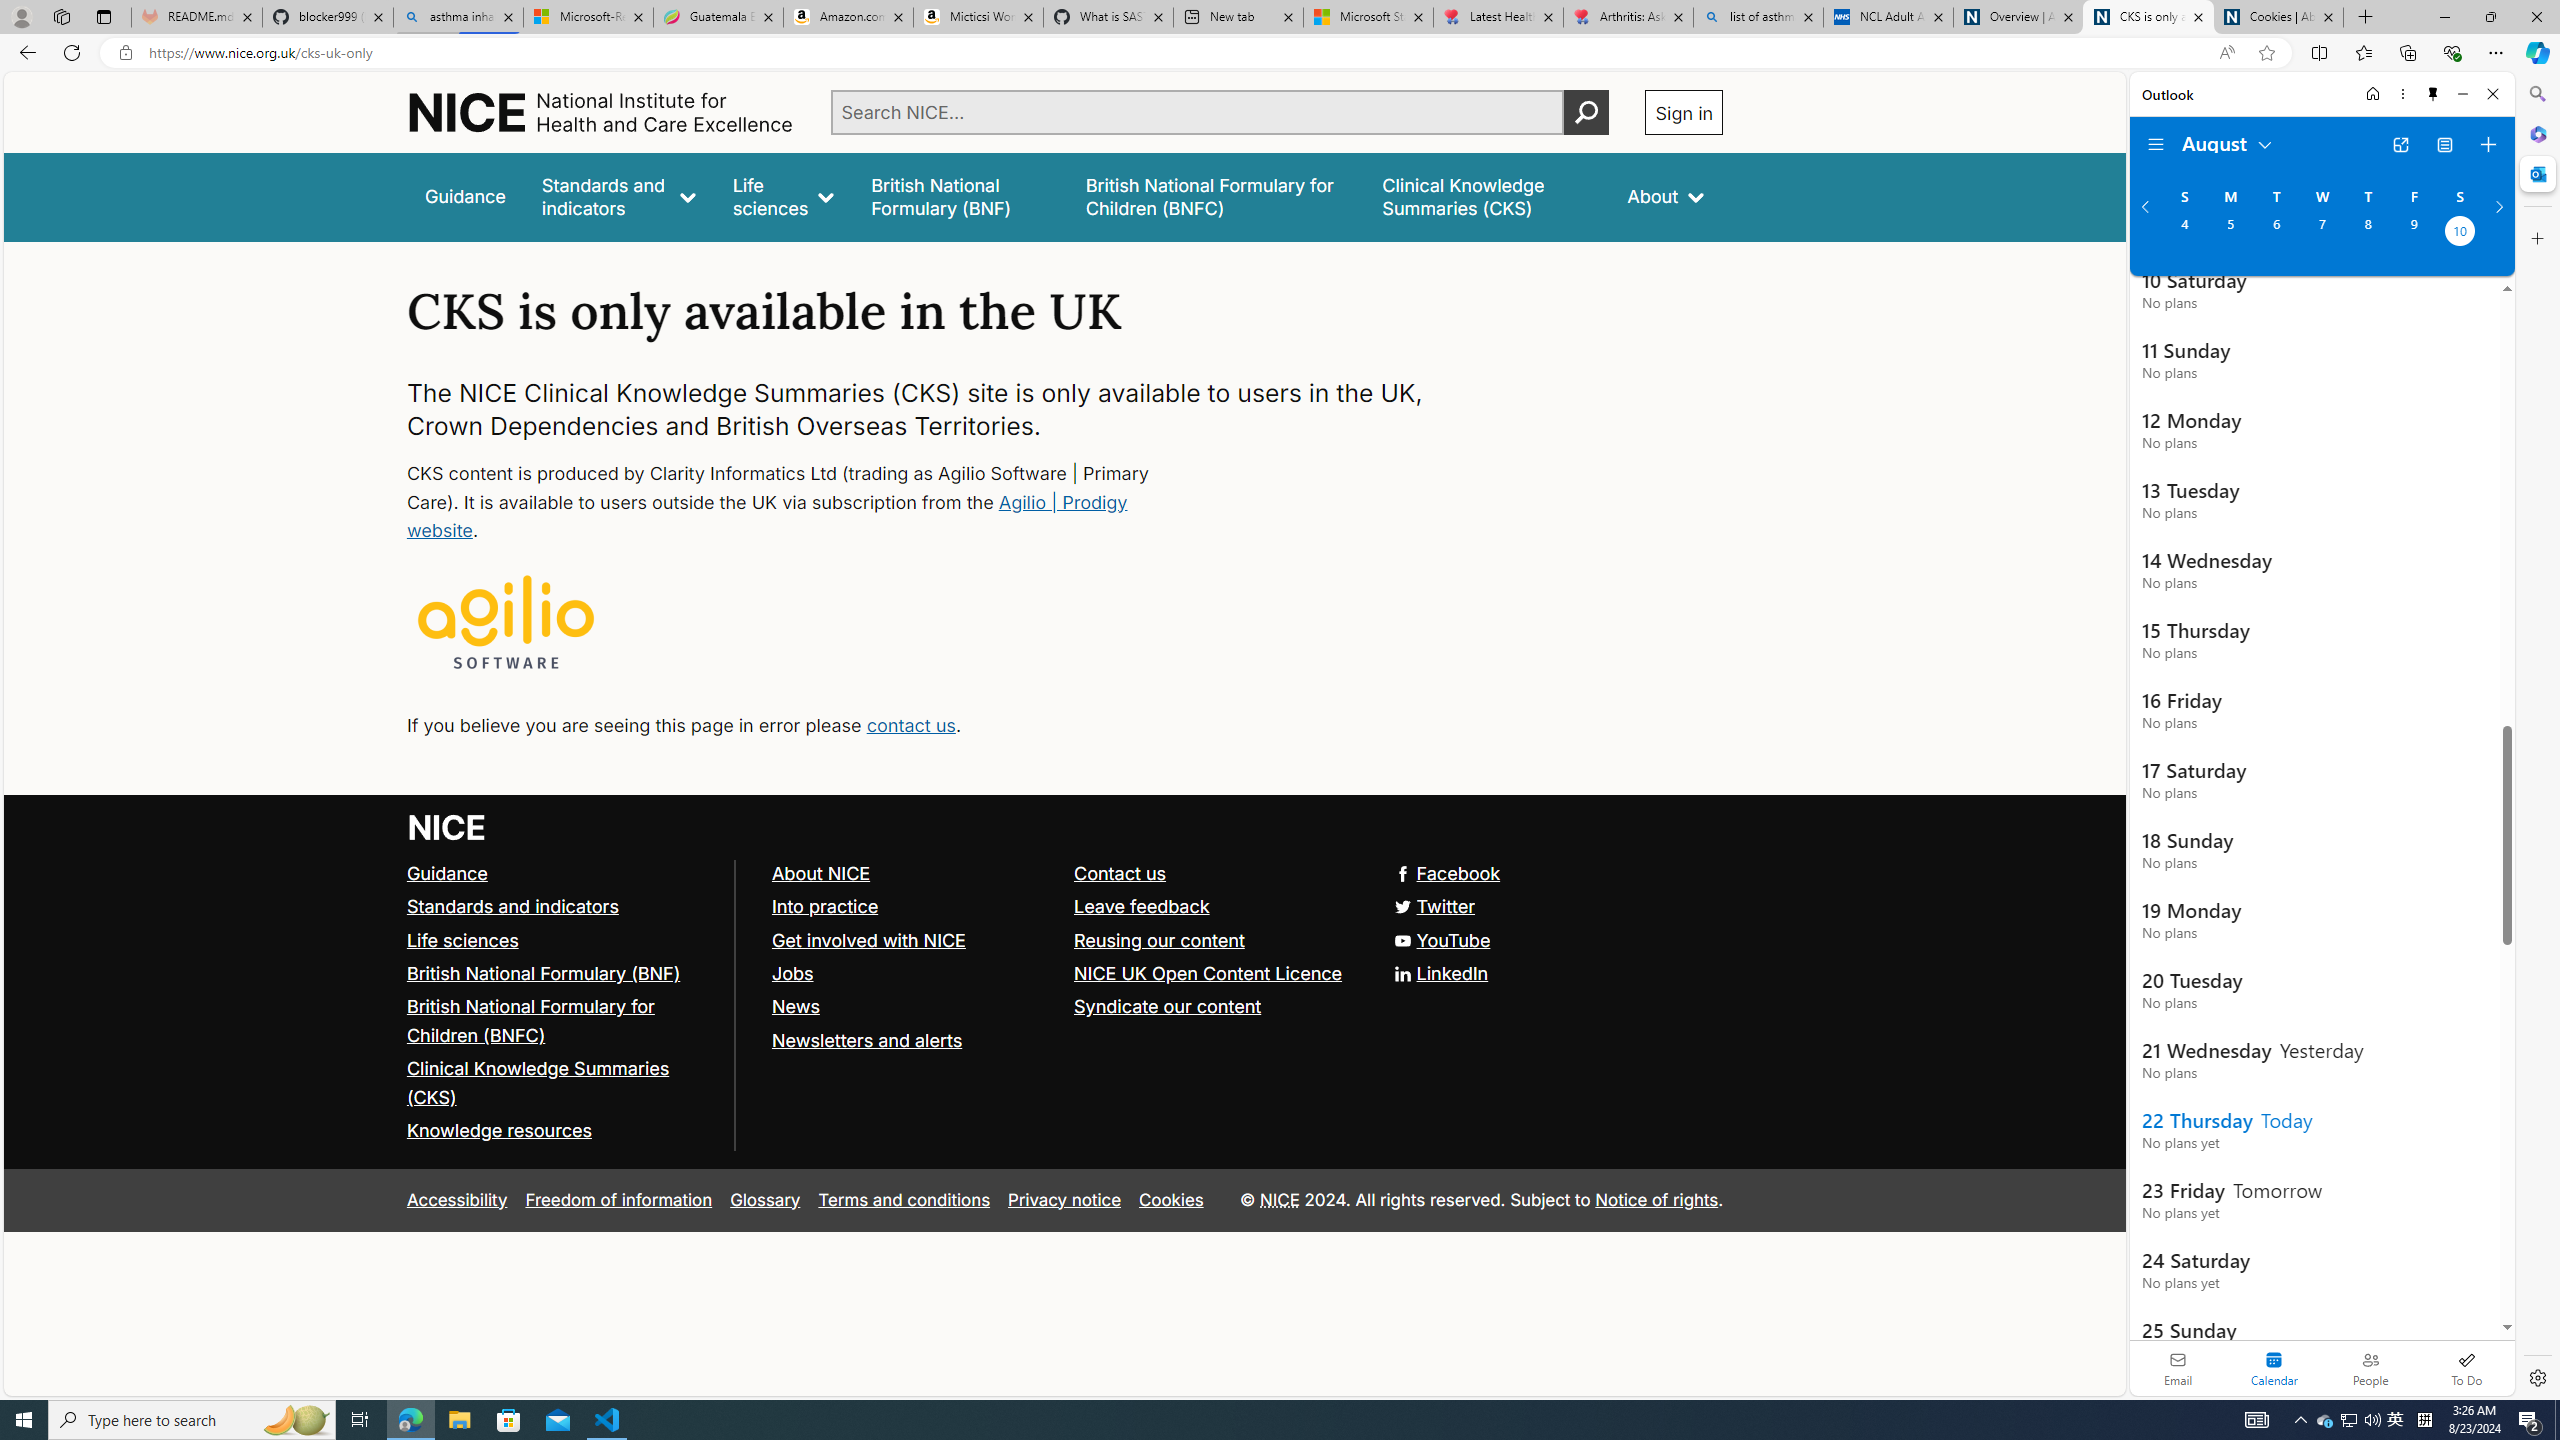 This screenshot has height=1440, width=2560. Describe the element at coordinates (619, 1199) in the screenshot. I see `'Freedom of information'` at that location.